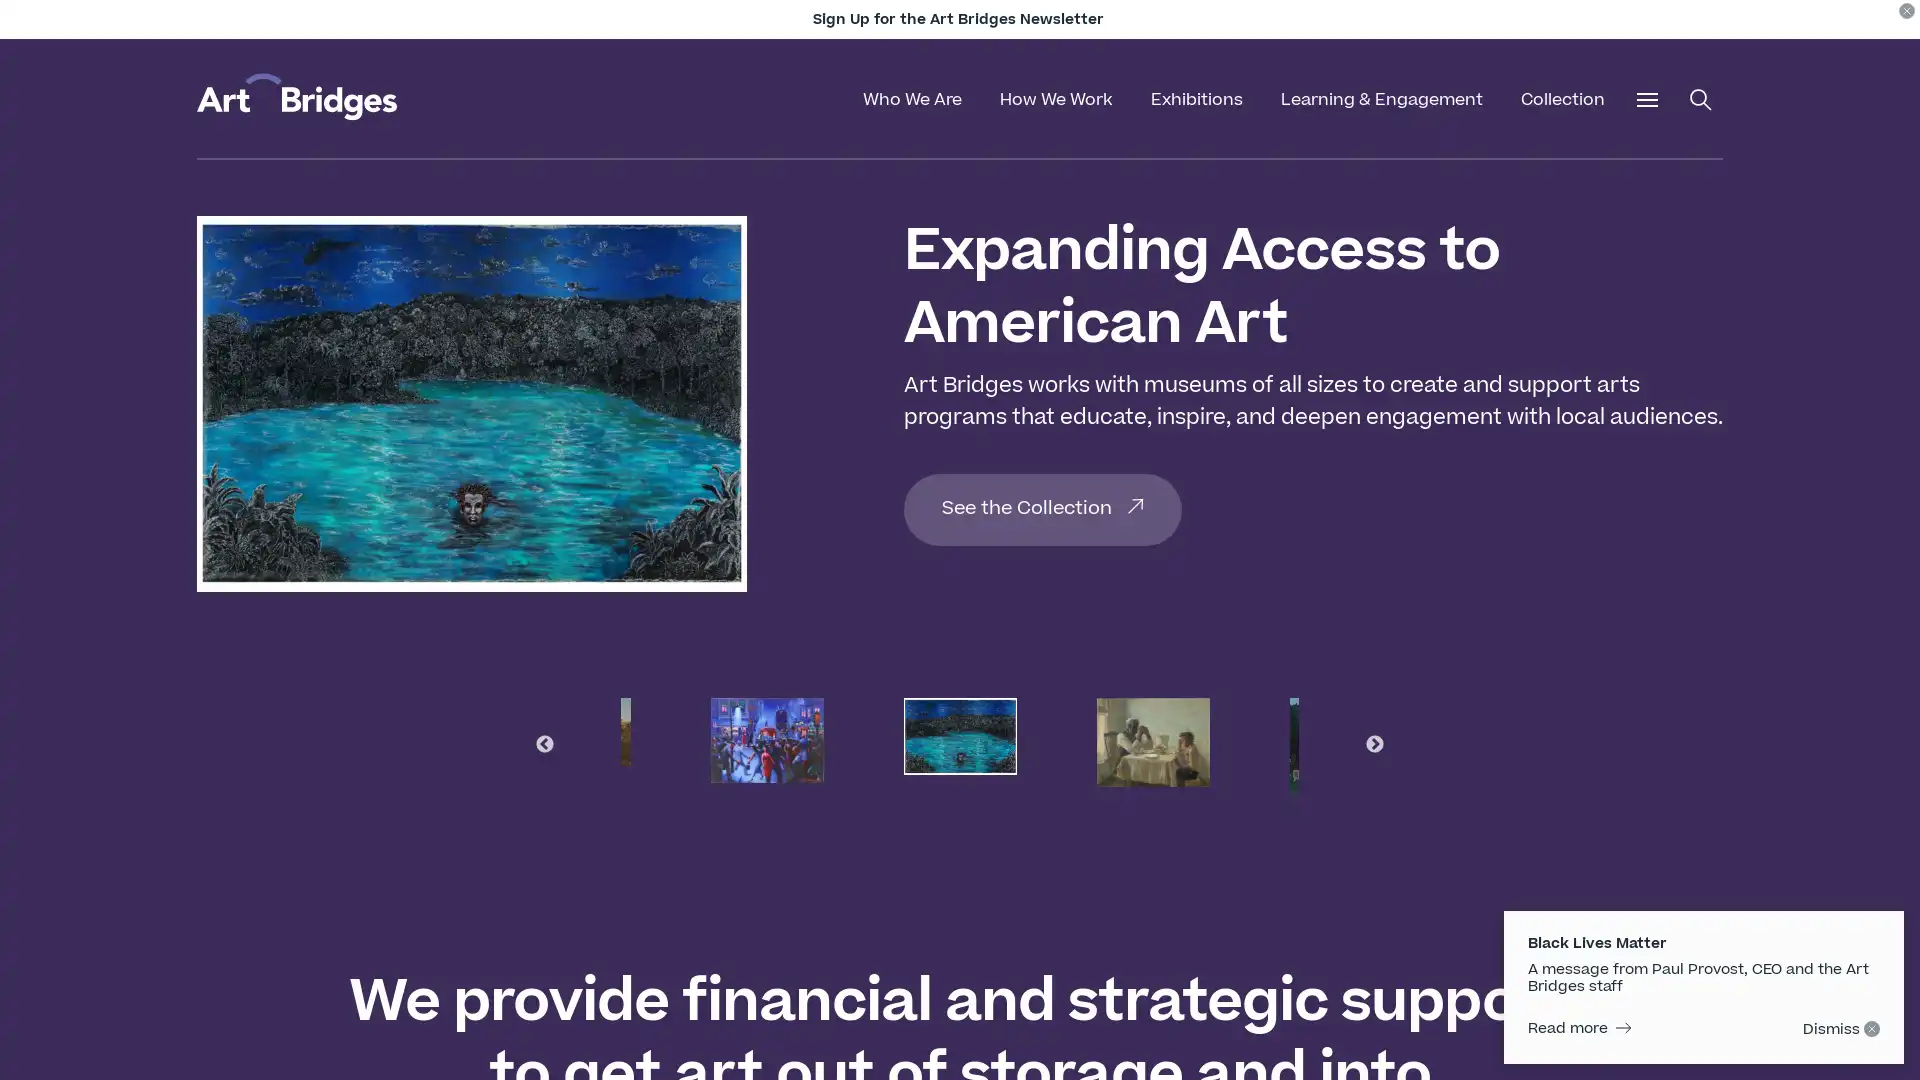 This screenshot has height=1080, width=1920. Describe the element at coordinates (1840, 1029) in the screenshot. I see `Dismiss  - click to hide on subsequent pages.` at that location.